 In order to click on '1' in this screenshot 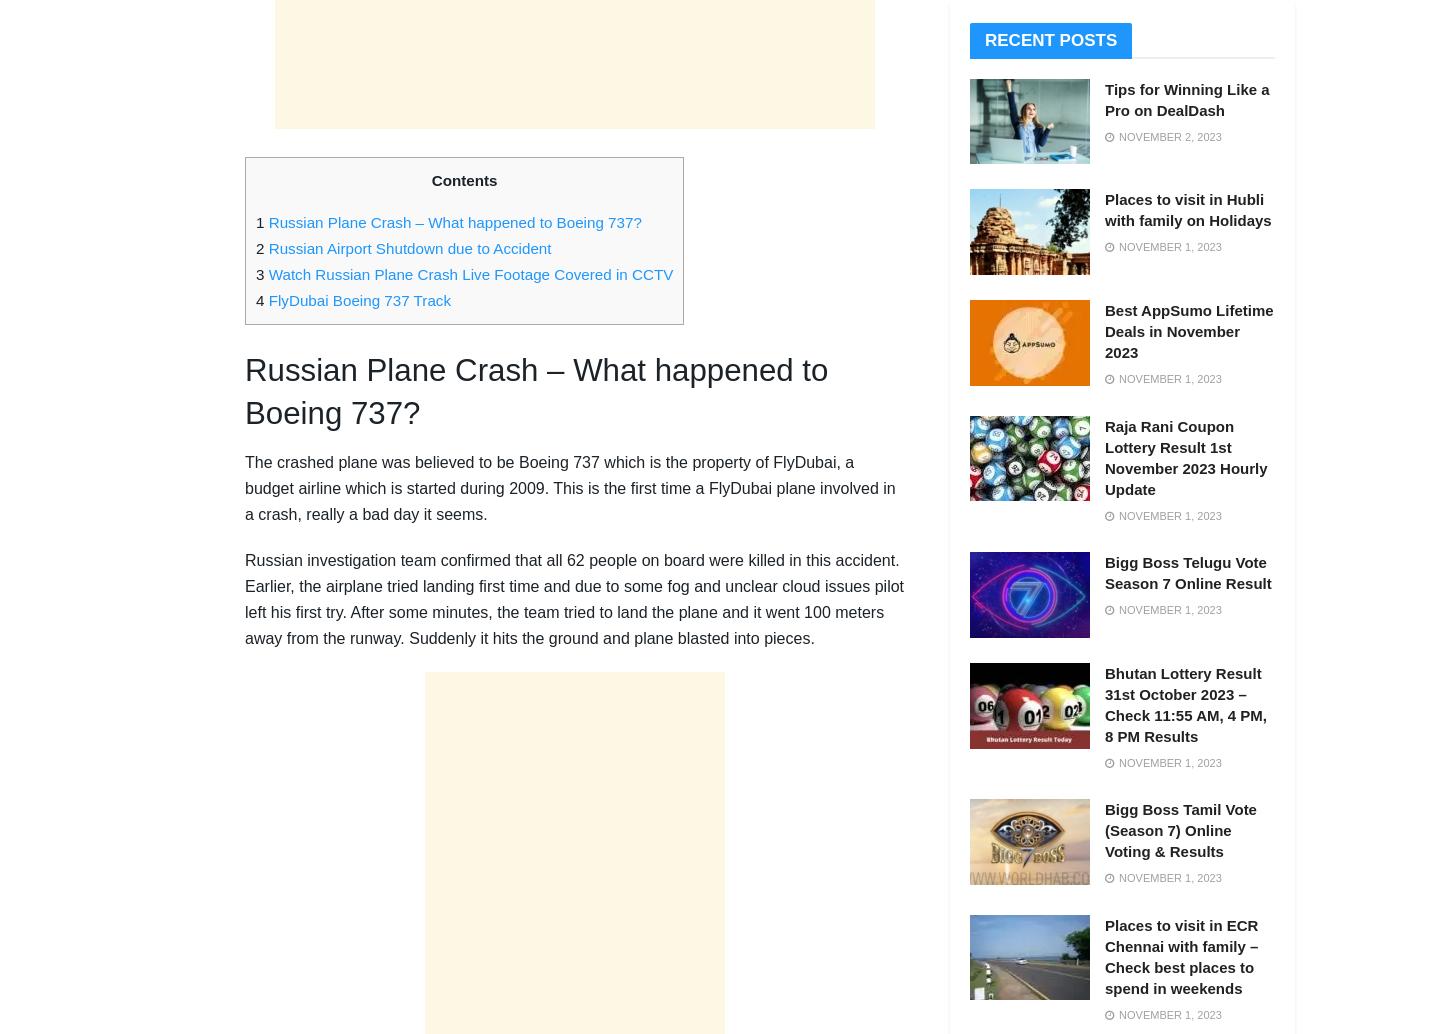, I will do `click(259, 221)`.